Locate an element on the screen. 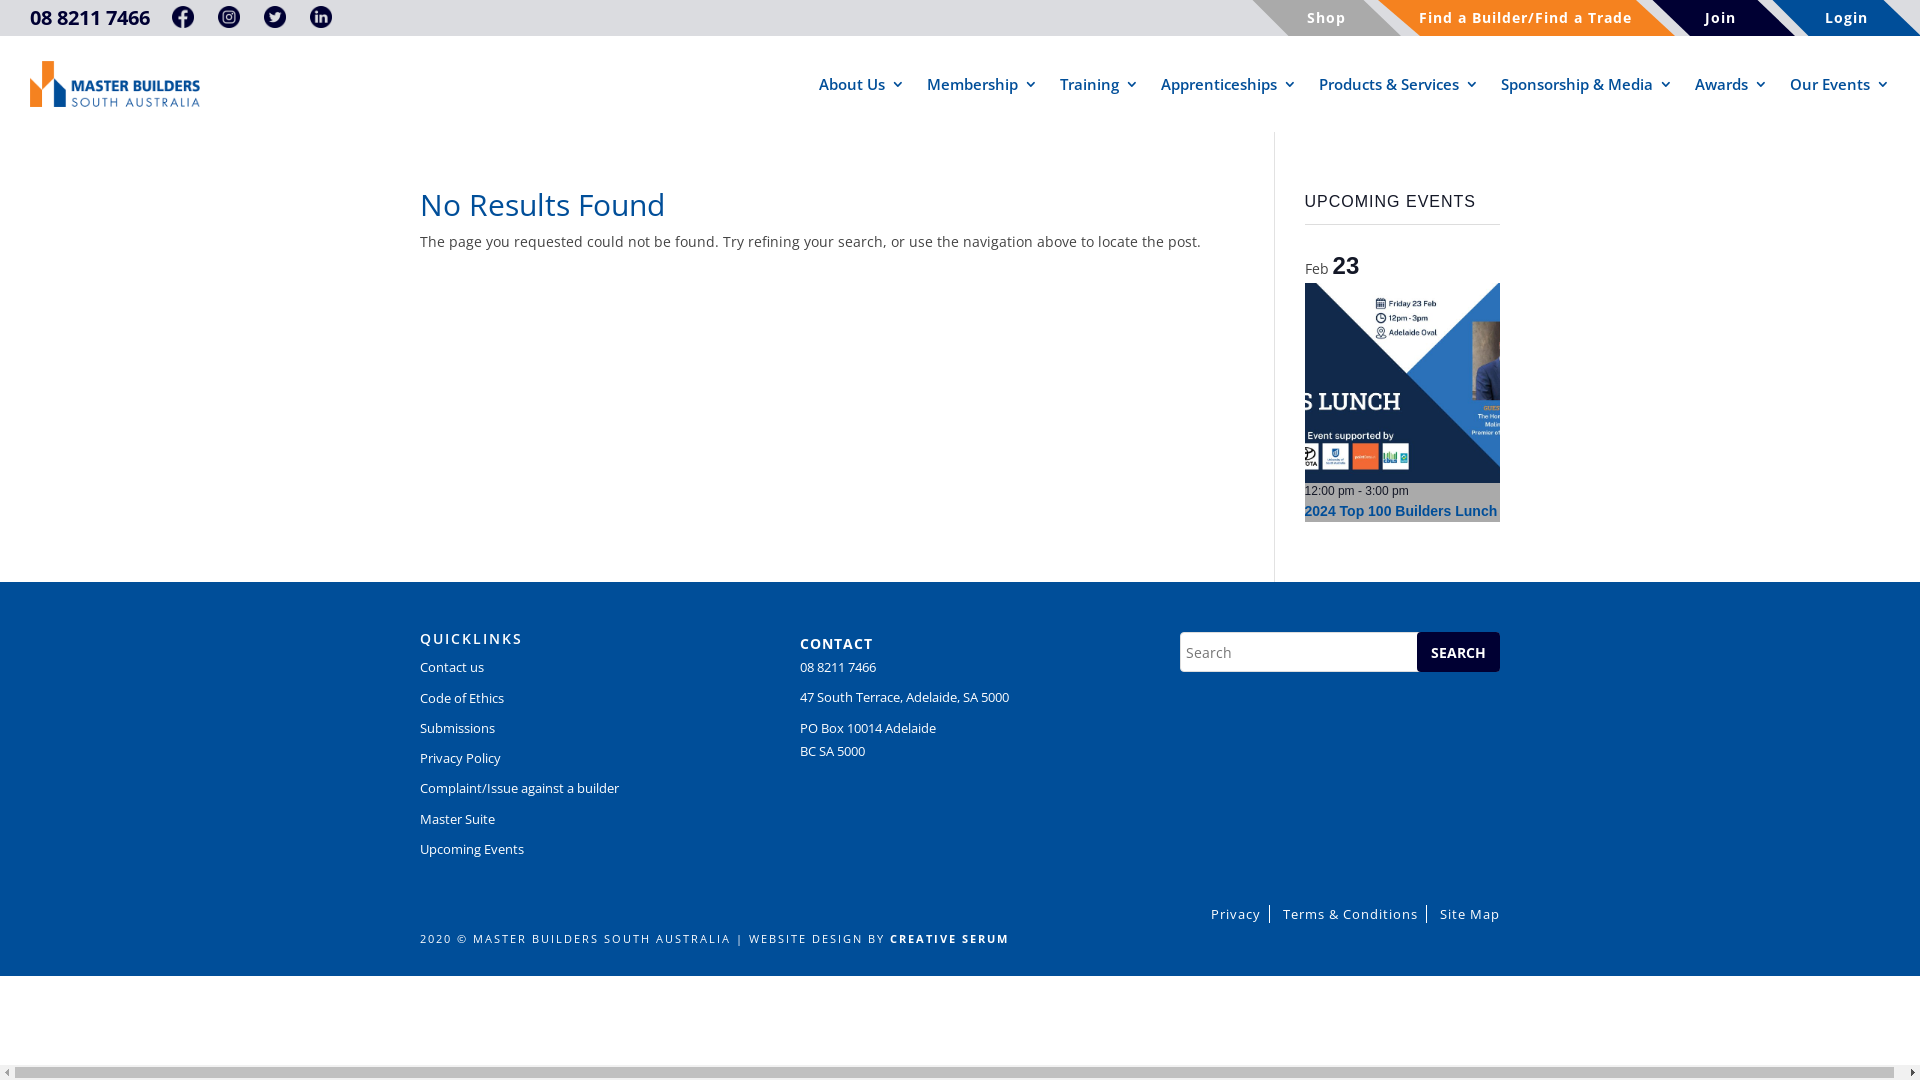  'About Us' is located at coordinates (862, 83).